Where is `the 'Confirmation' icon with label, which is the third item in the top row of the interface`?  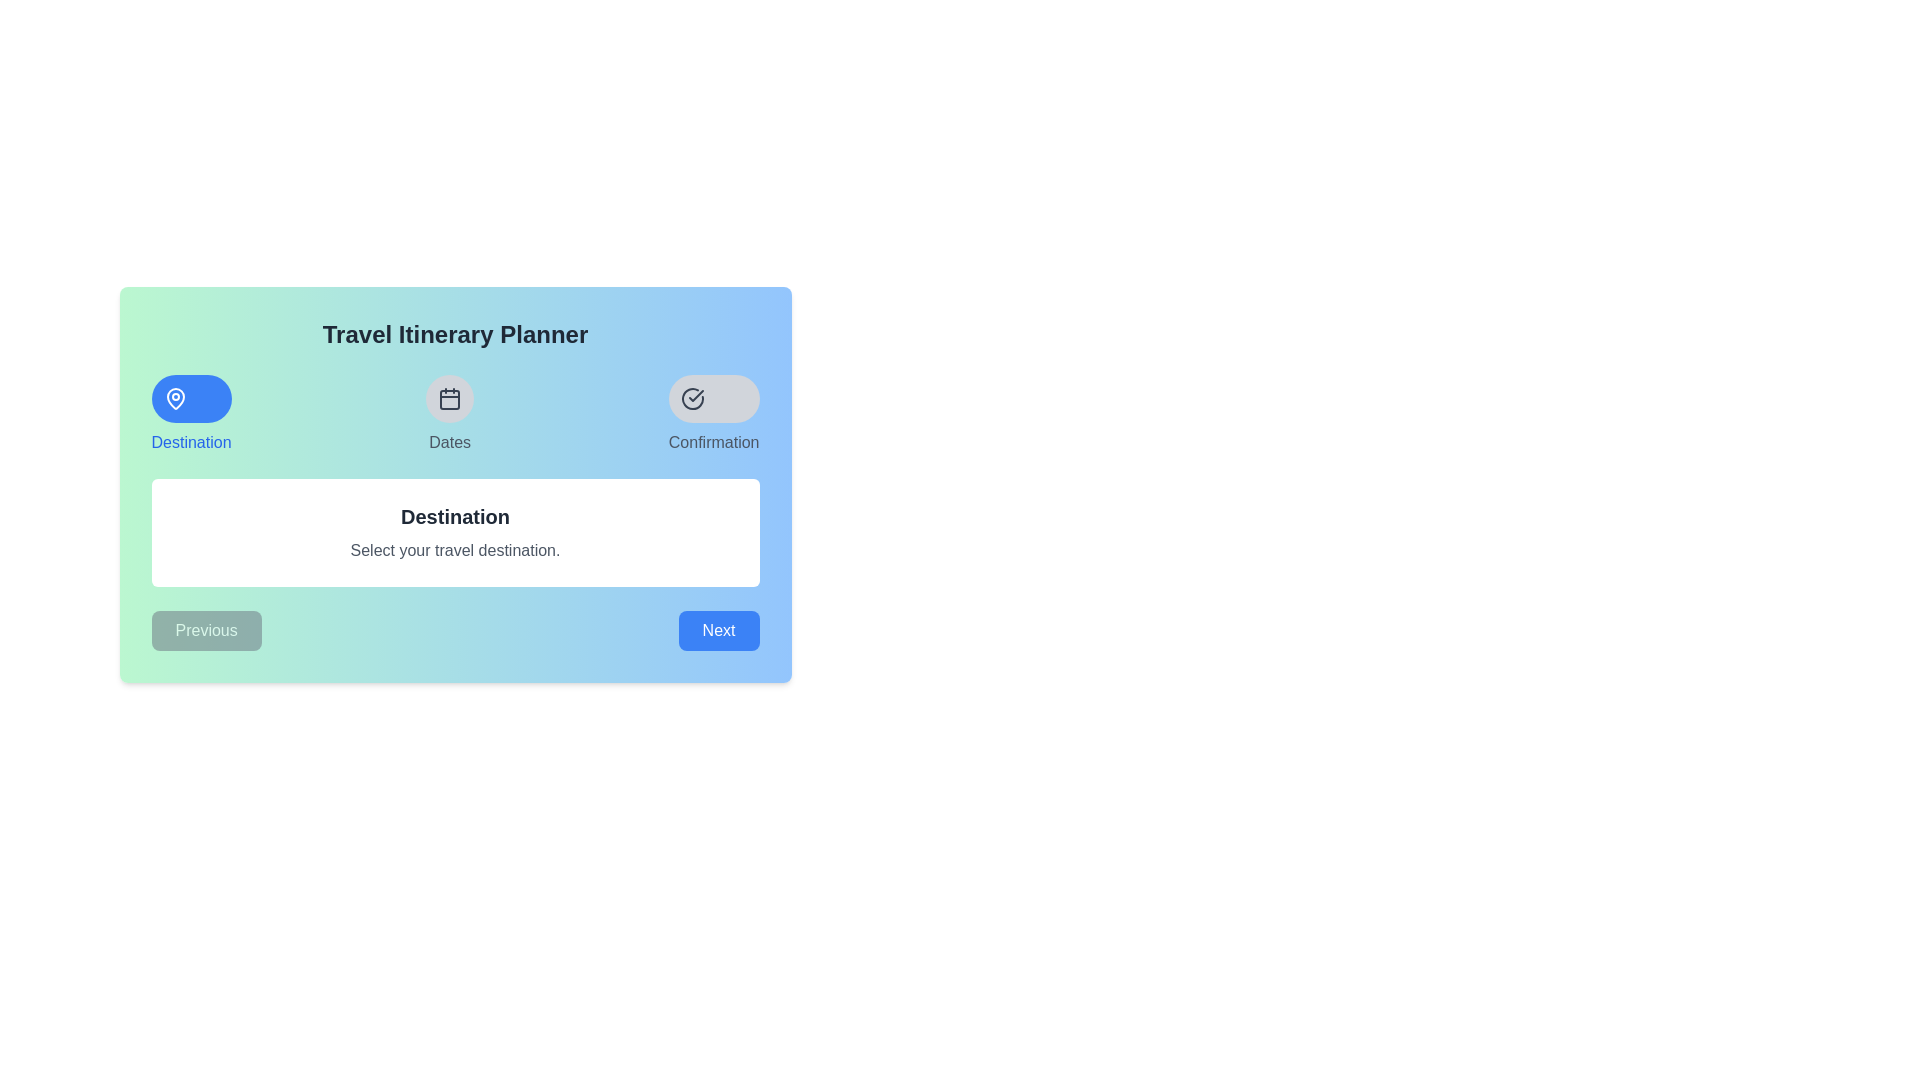
the 'Confirmation' icon with label, which is the third item in the top row of the interface is located at coordinates (714, 414).